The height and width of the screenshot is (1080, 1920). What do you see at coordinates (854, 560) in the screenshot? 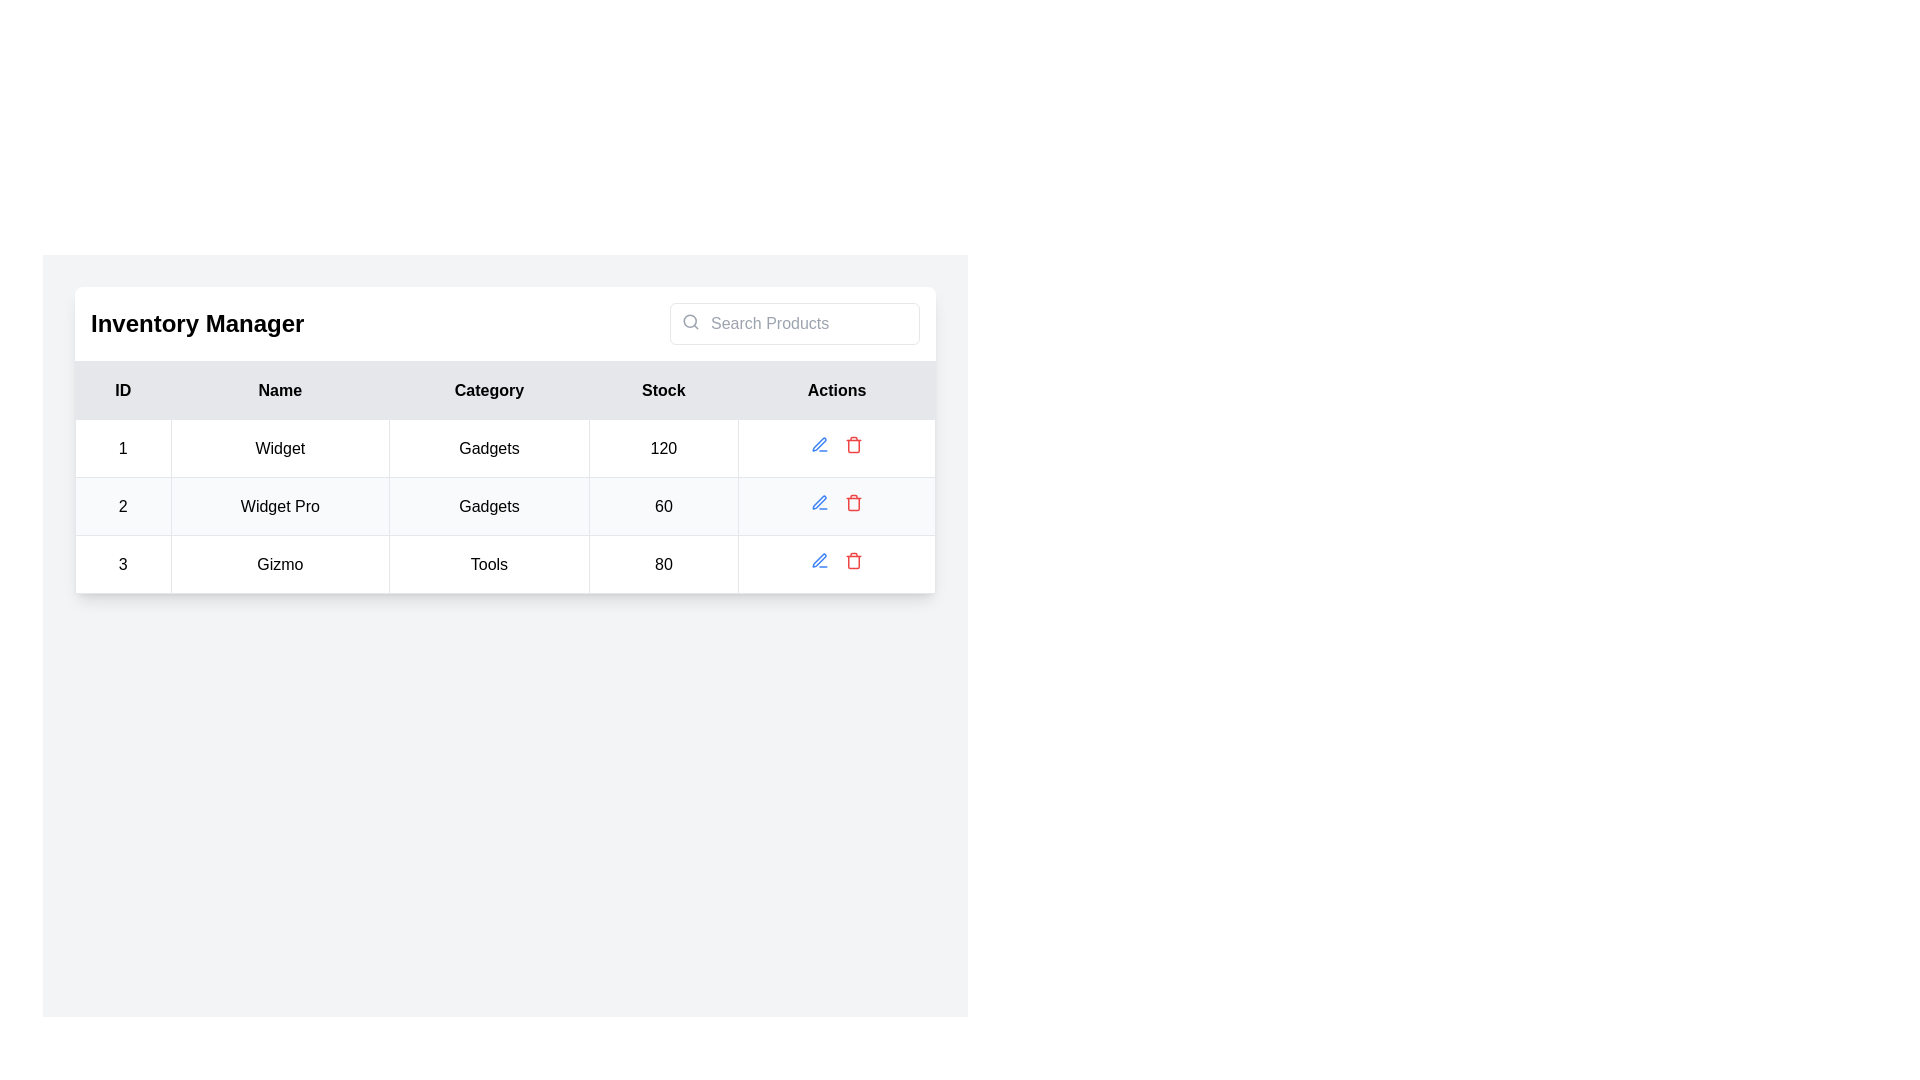
I see `the red trash bin icon located in the 'Actions' column of the third row of the table` at bounding box center [854, 560].